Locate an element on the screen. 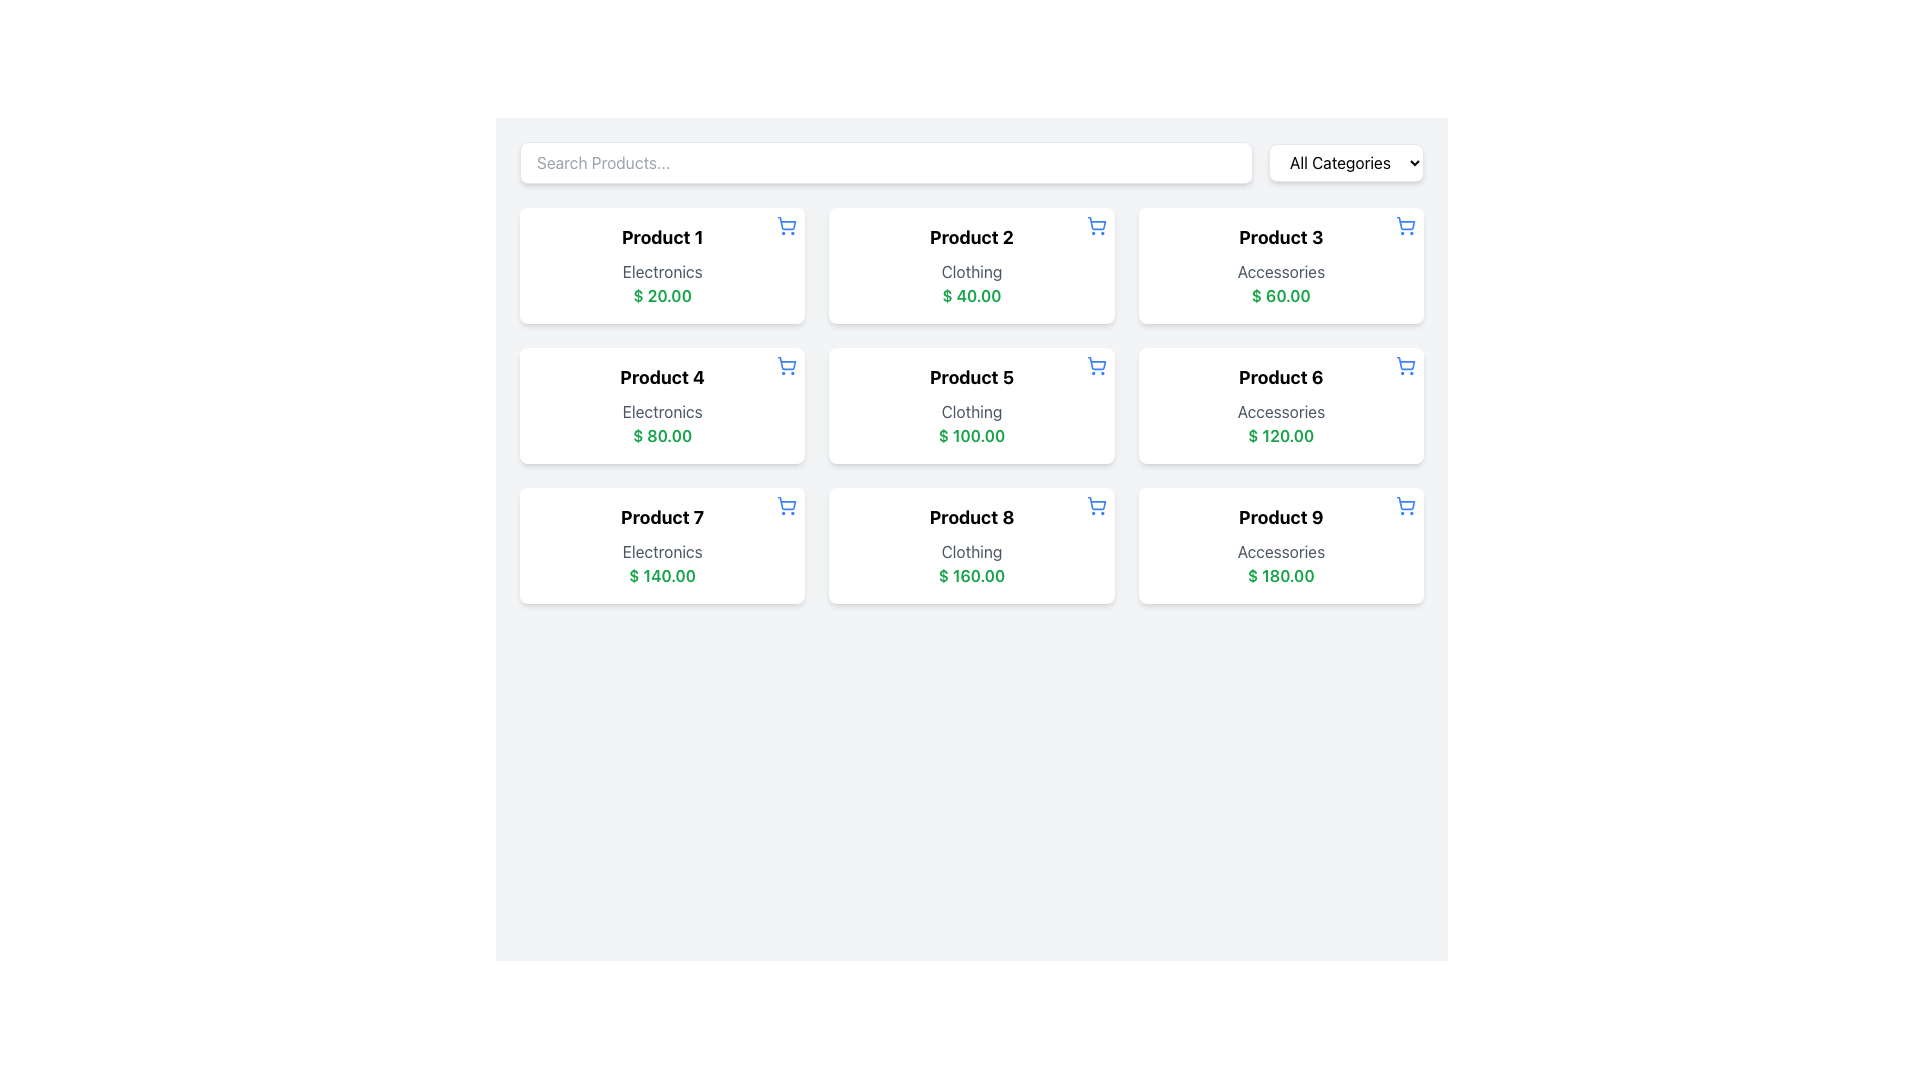 This screenshot has height=1080, width=1920. the Text label indicating the category of 'Product 9', which is positioned beneath the title and above the price information is located at coordinates (1281, 551).